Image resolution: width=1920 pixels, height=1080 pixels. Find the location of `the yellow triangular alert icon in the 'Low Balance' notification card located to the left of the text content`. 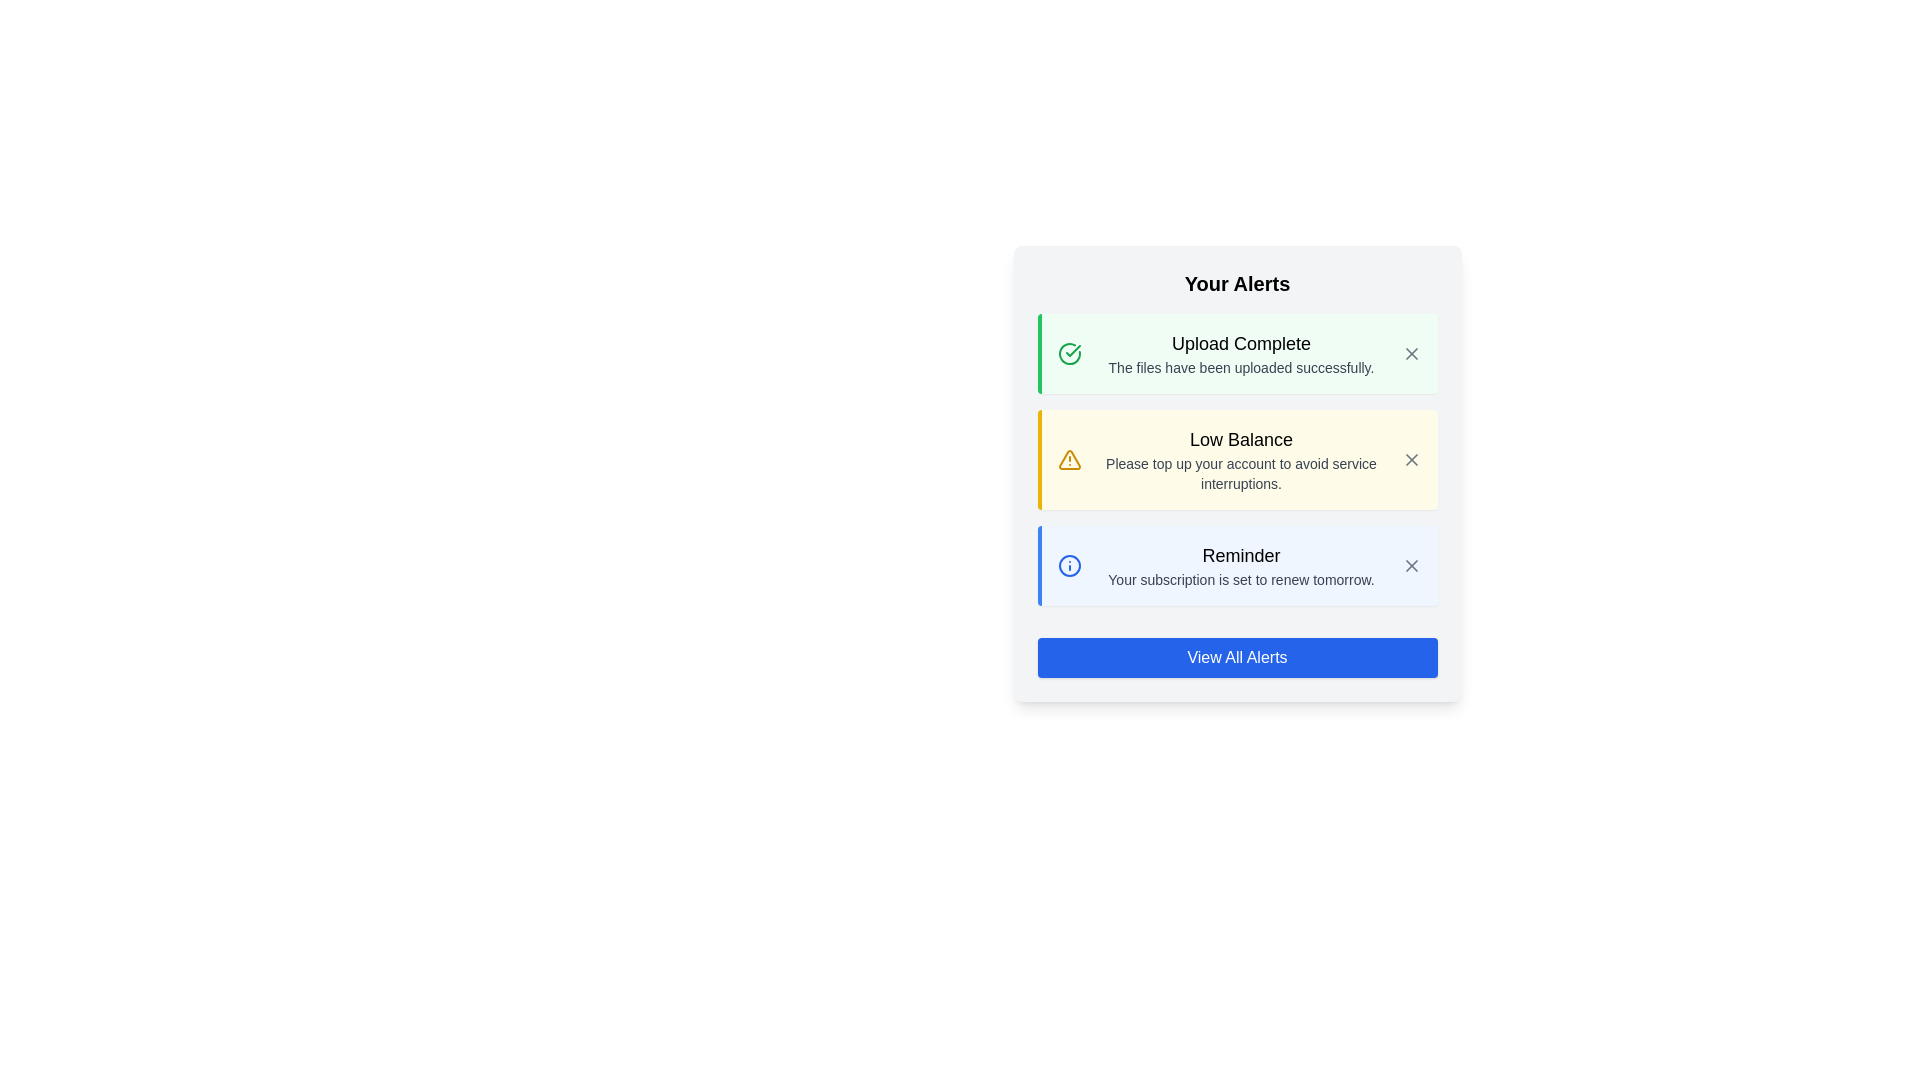

the yellow triangular alert icon in the 'Low Balance' notification card located to the left of the text content is located at coordinates (1068, 459).